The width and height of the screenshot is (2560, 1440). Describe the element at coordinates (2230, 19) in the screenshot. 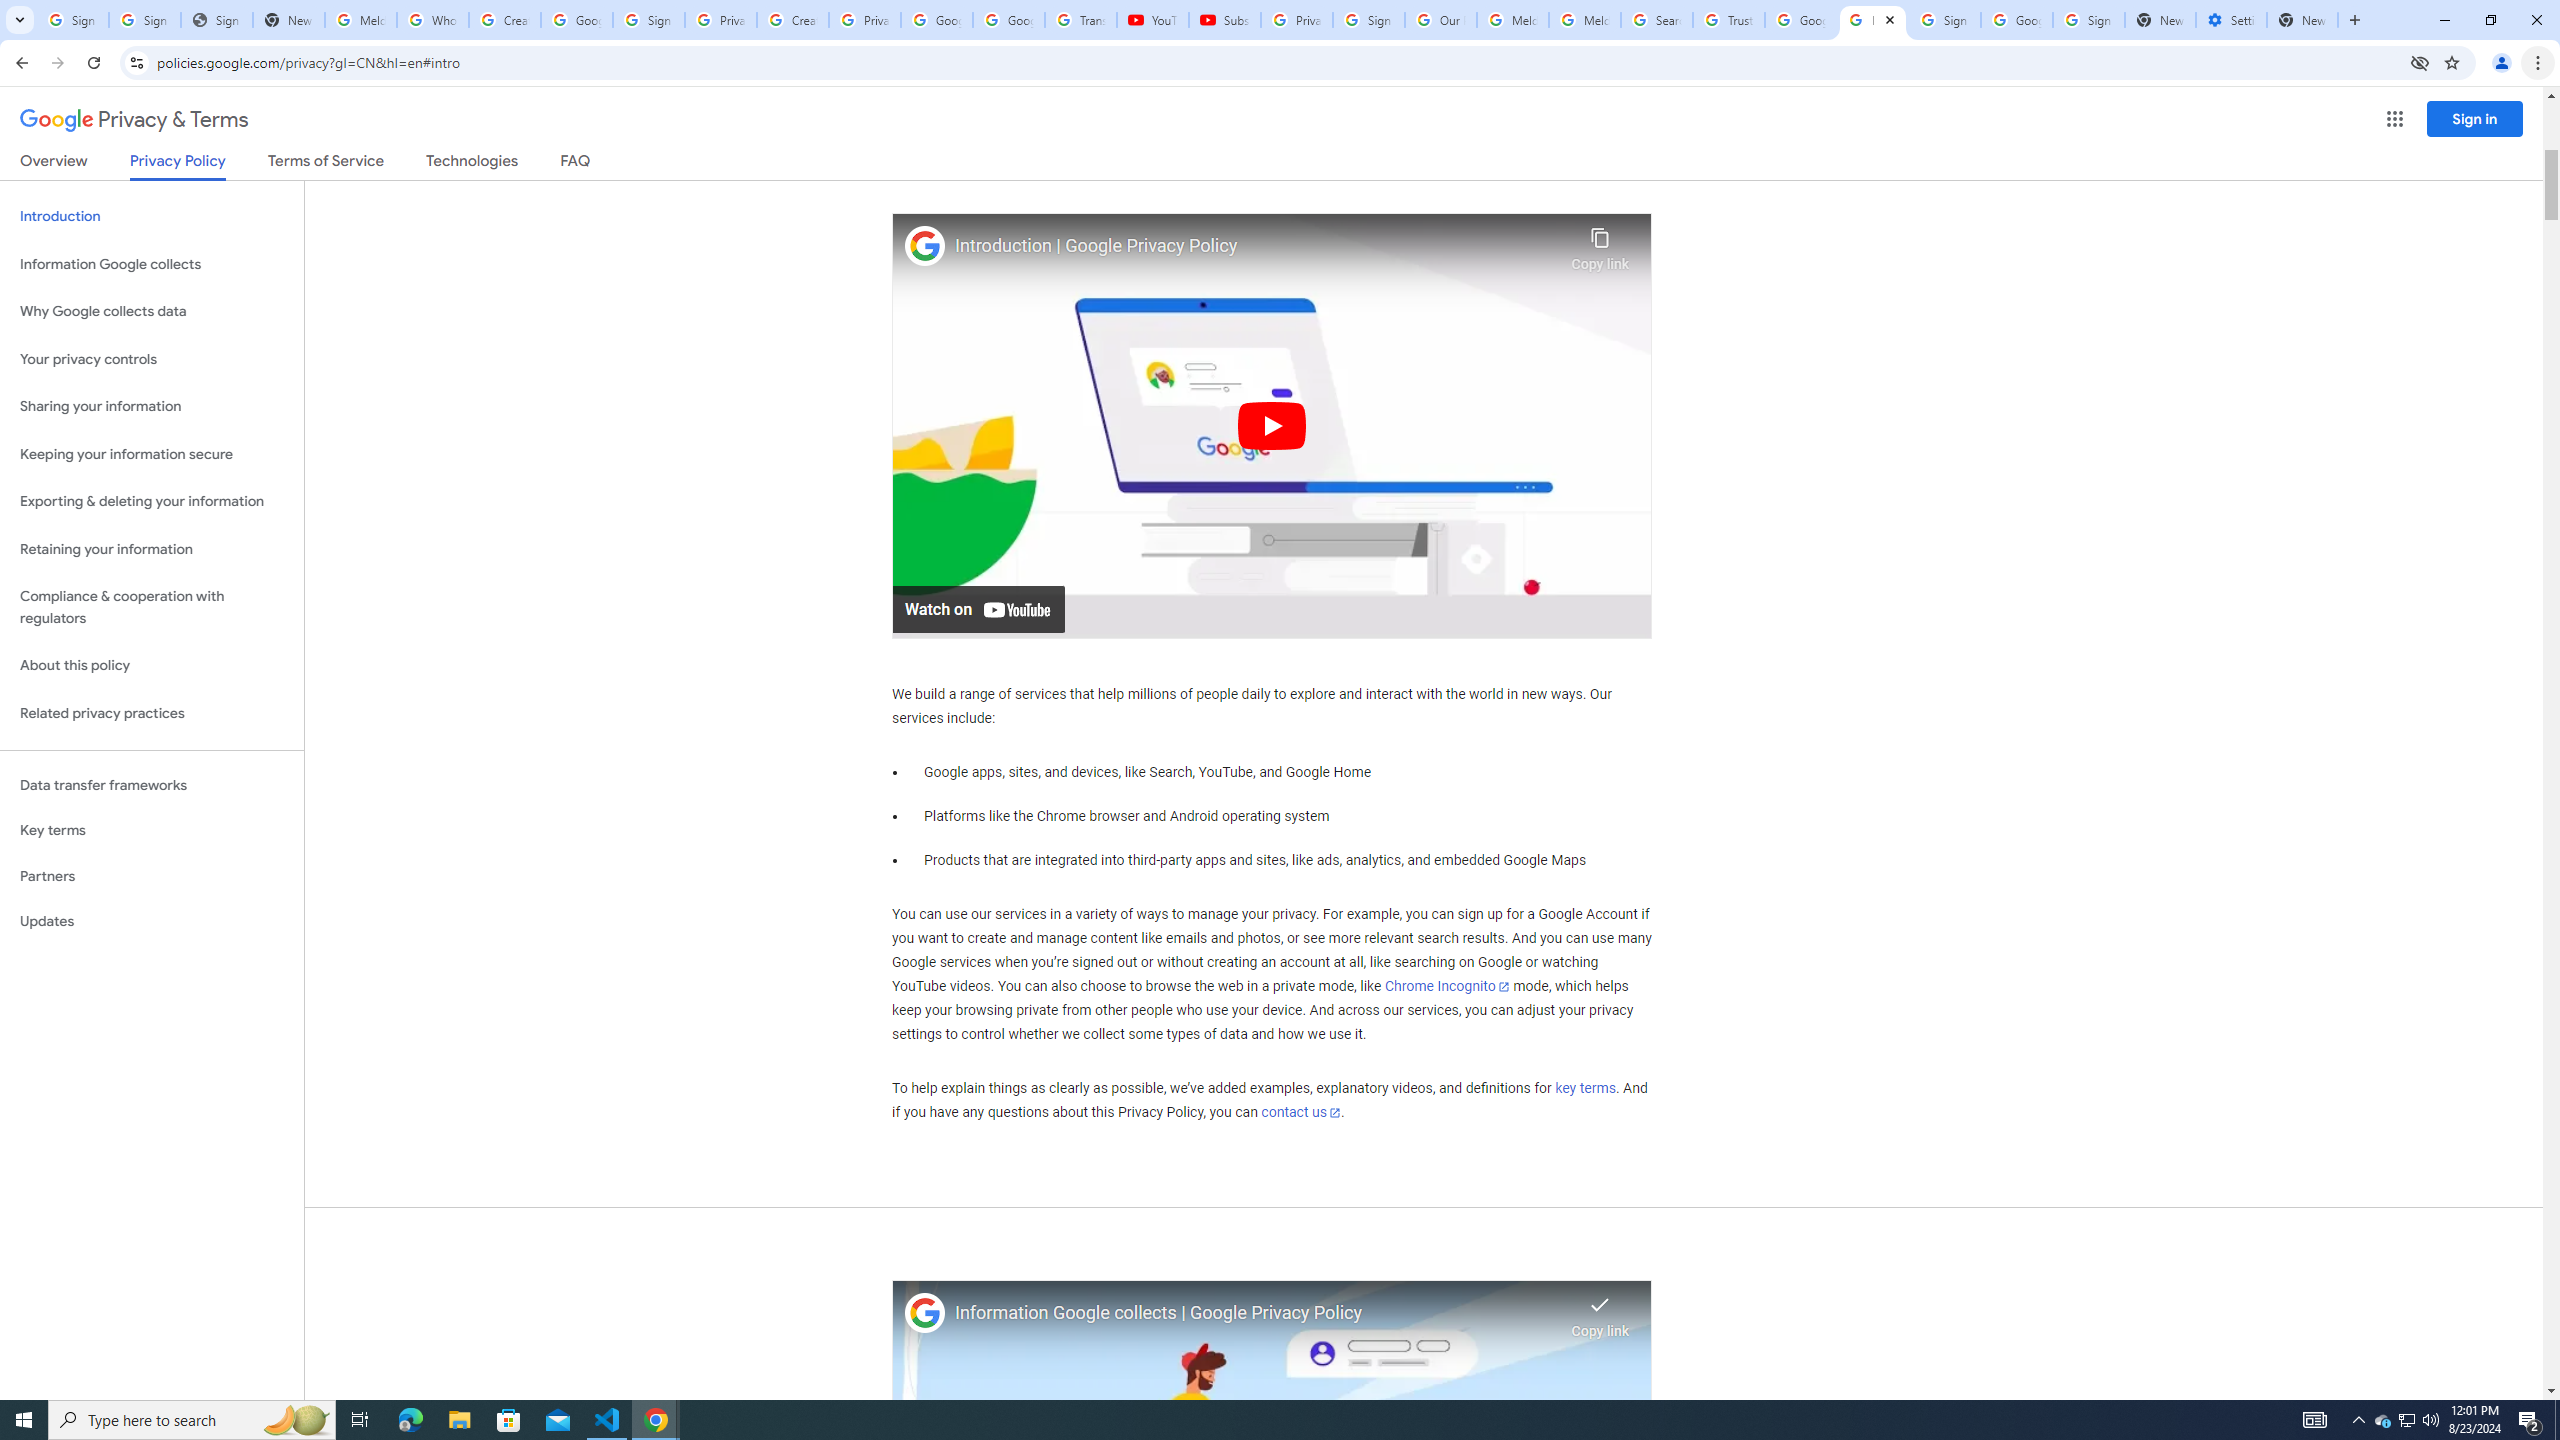

I see `'Settings - Addresses and more'` at that location.